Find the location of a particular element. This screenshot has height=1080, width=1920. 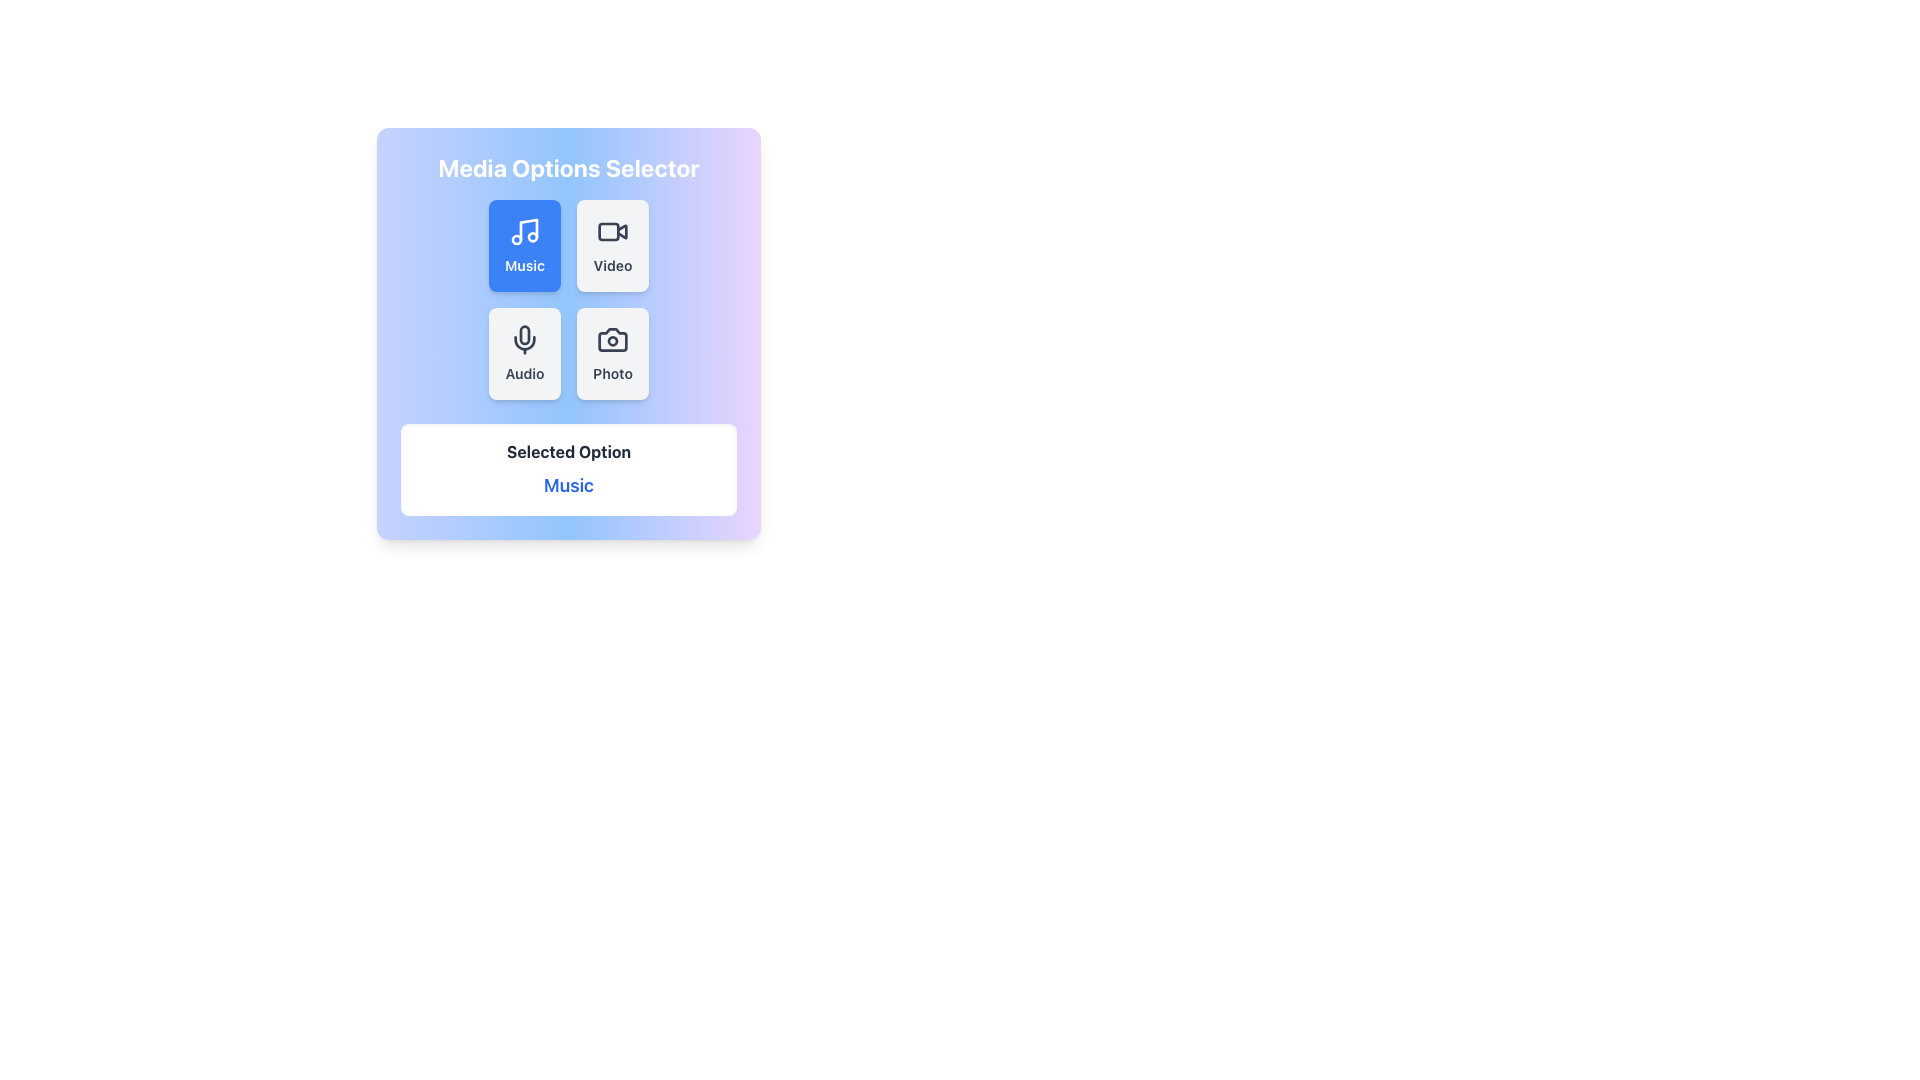

the highlighted 'Music' option in the Grid Layout of the 'Media Options Selector' card is located at coordinates (568, 300).